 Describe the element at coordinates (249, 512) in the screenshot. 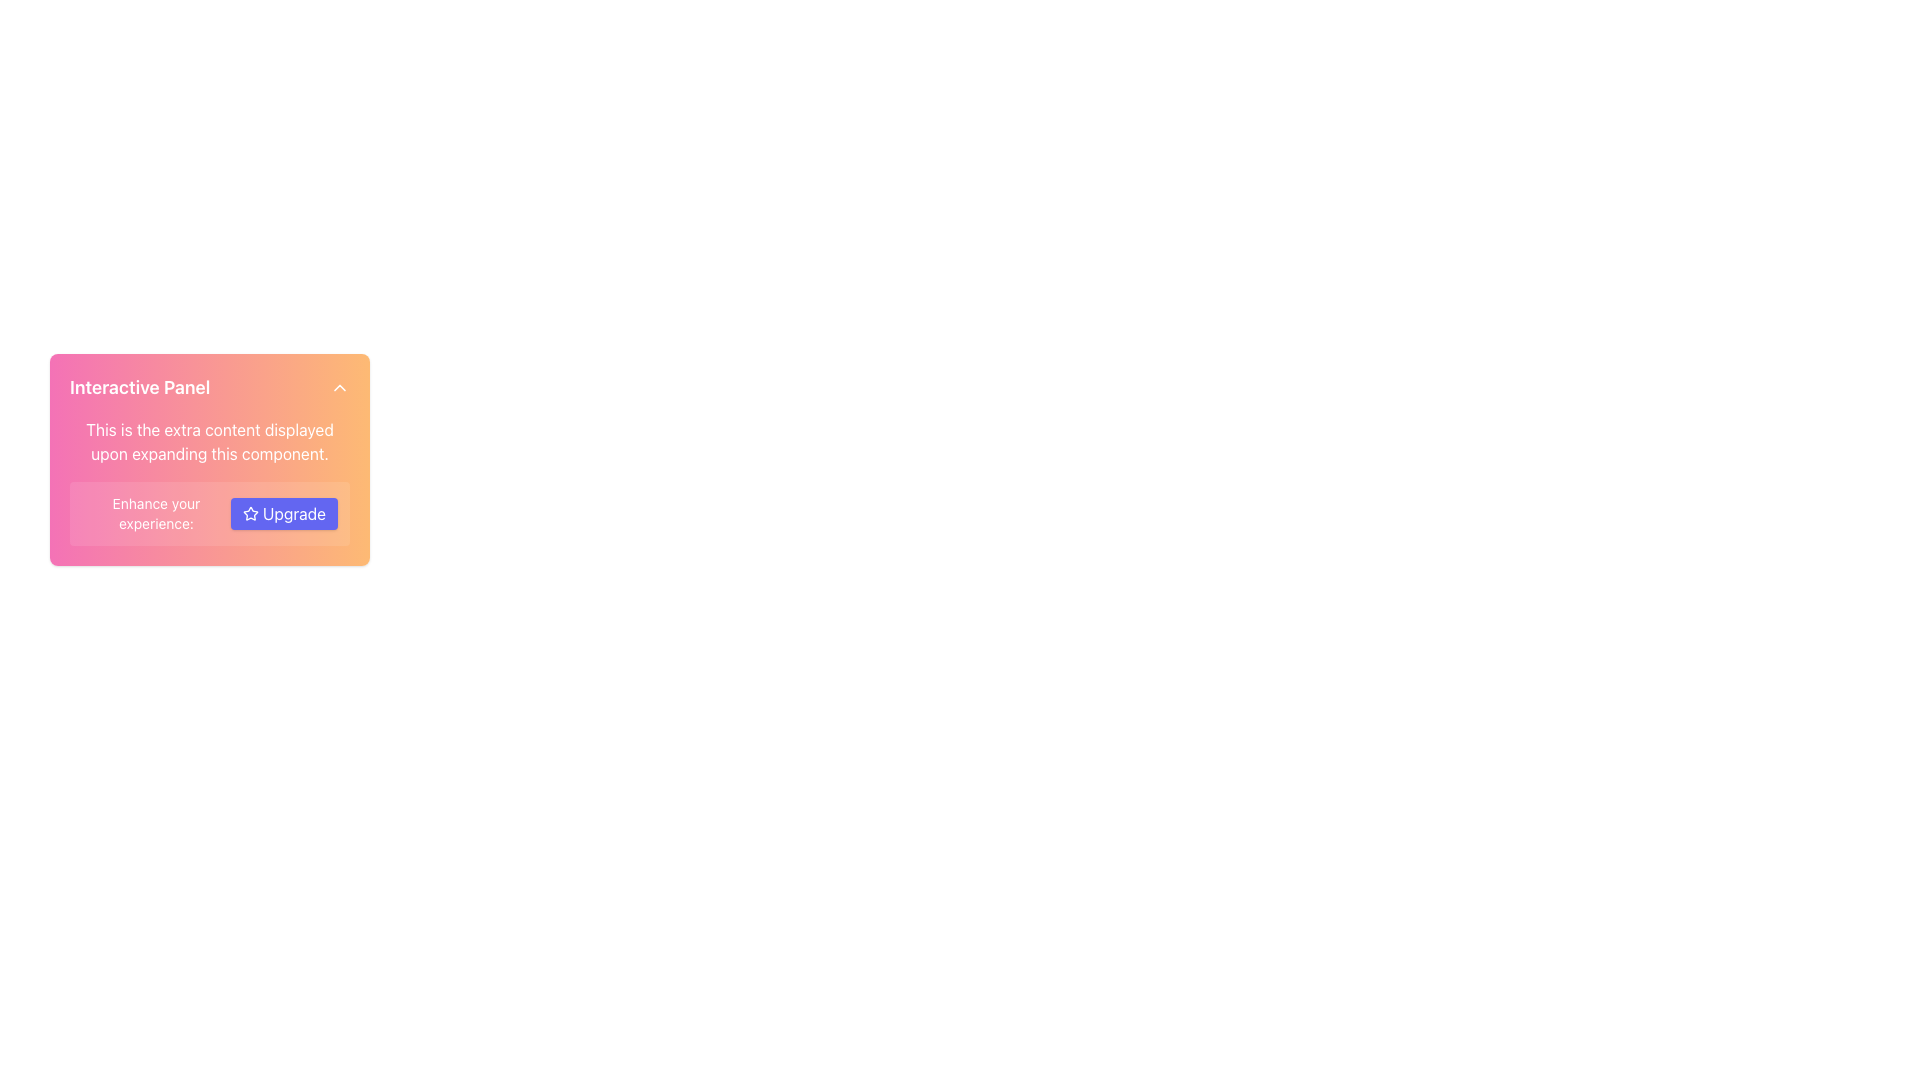

I see `the star-shaped icon located to the left of the 'Upgrade' text within the blue rounded button` at that location.